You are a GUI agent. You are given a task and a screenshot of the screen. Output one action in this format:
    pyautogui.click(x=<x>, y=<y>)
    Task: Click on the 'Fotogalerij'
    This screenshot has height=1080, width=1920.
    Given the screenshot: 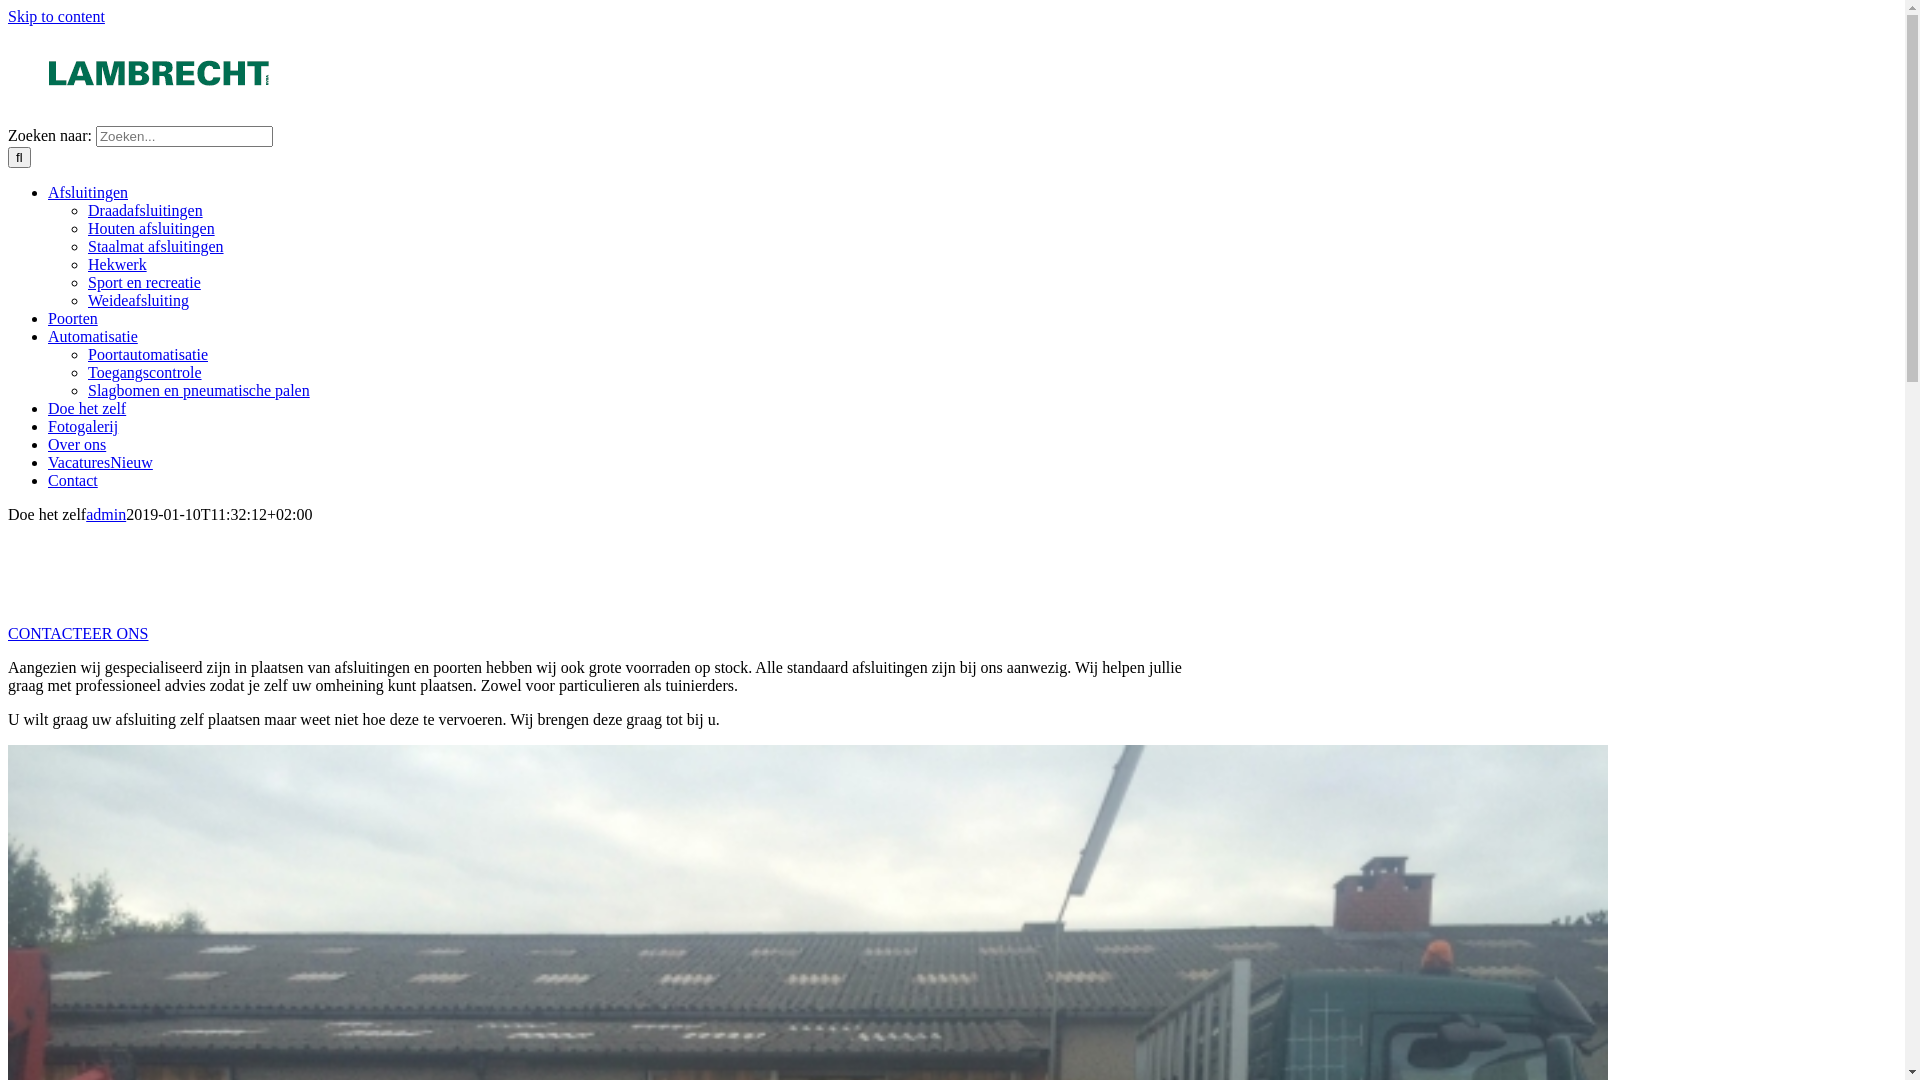 What is the action you would take?
    pyautogui.click(x=81, y=425)
    